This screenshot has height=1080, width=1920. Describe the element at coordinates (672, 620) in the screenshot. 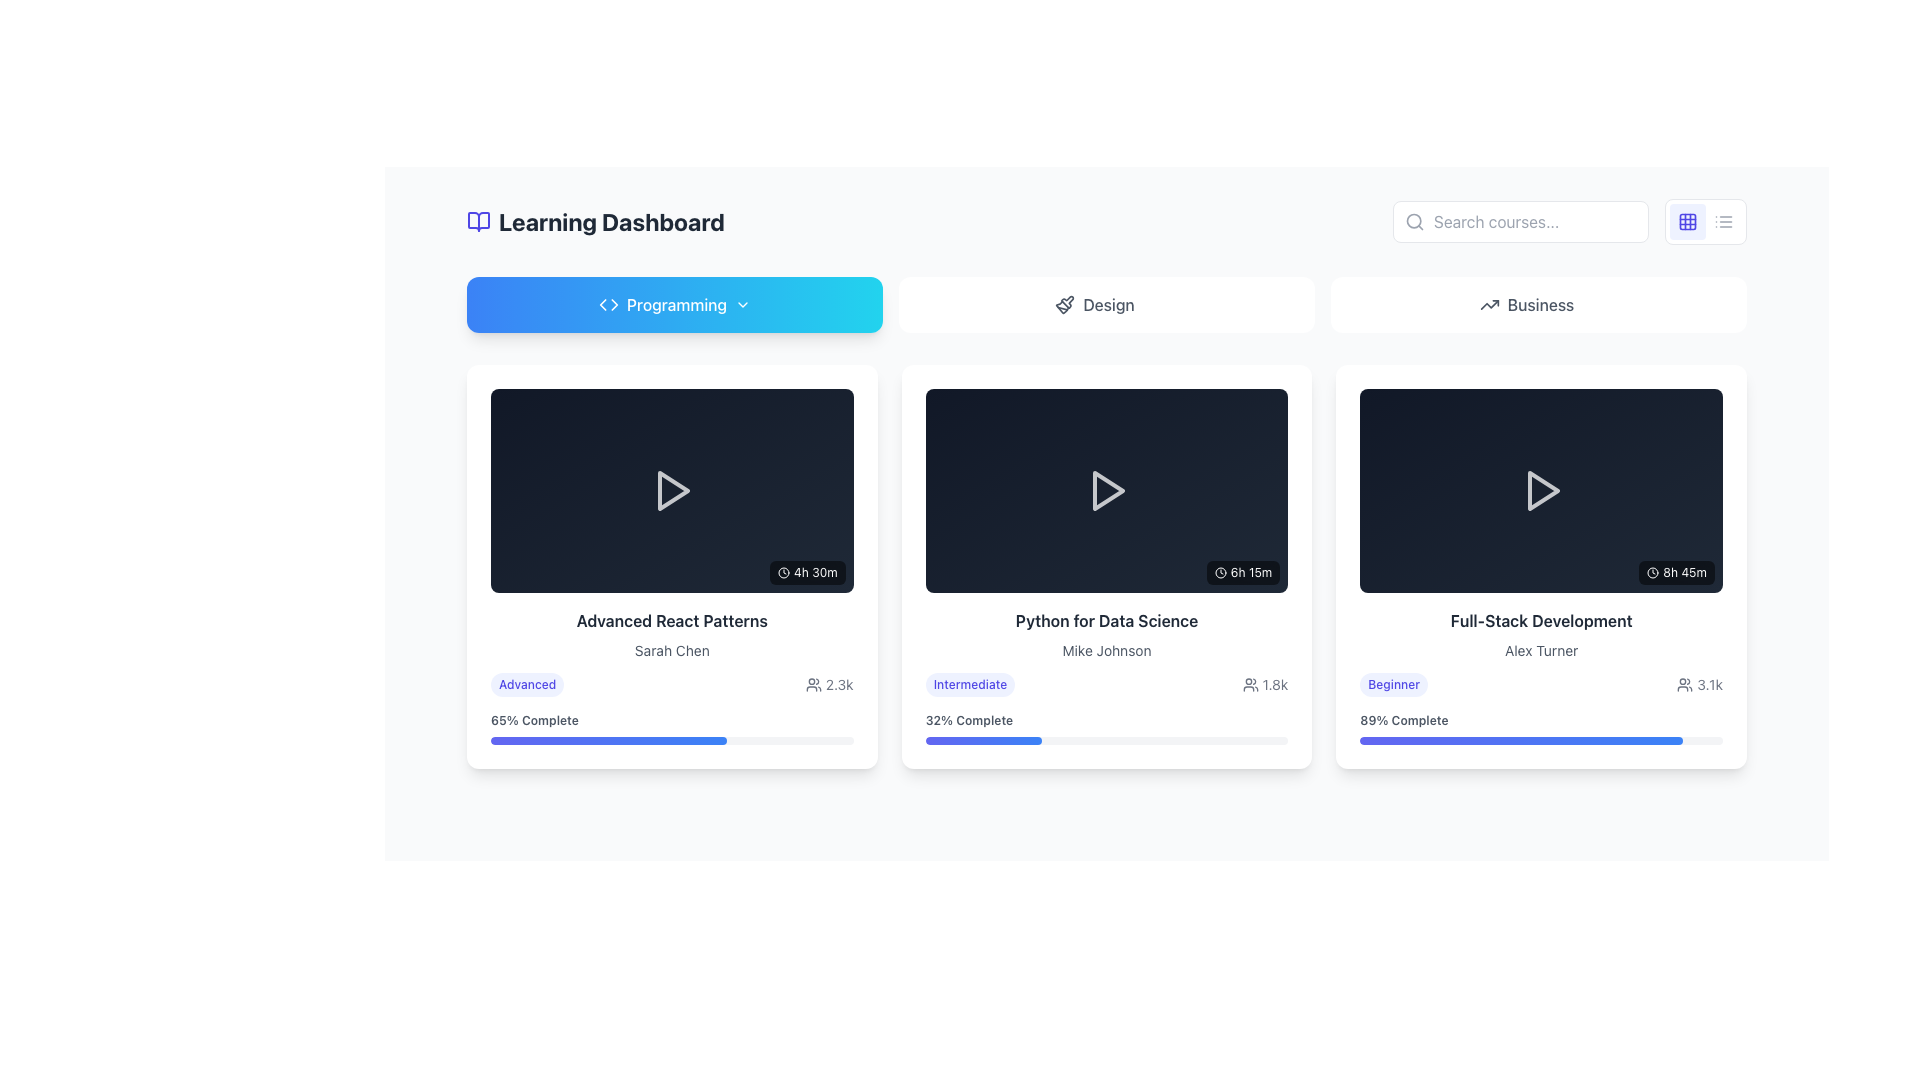

I see `text label displaying 'Advanced React Patterns' in bold, dark gray color, located in the middle section of the first card under the 'Programming' section` at that location.